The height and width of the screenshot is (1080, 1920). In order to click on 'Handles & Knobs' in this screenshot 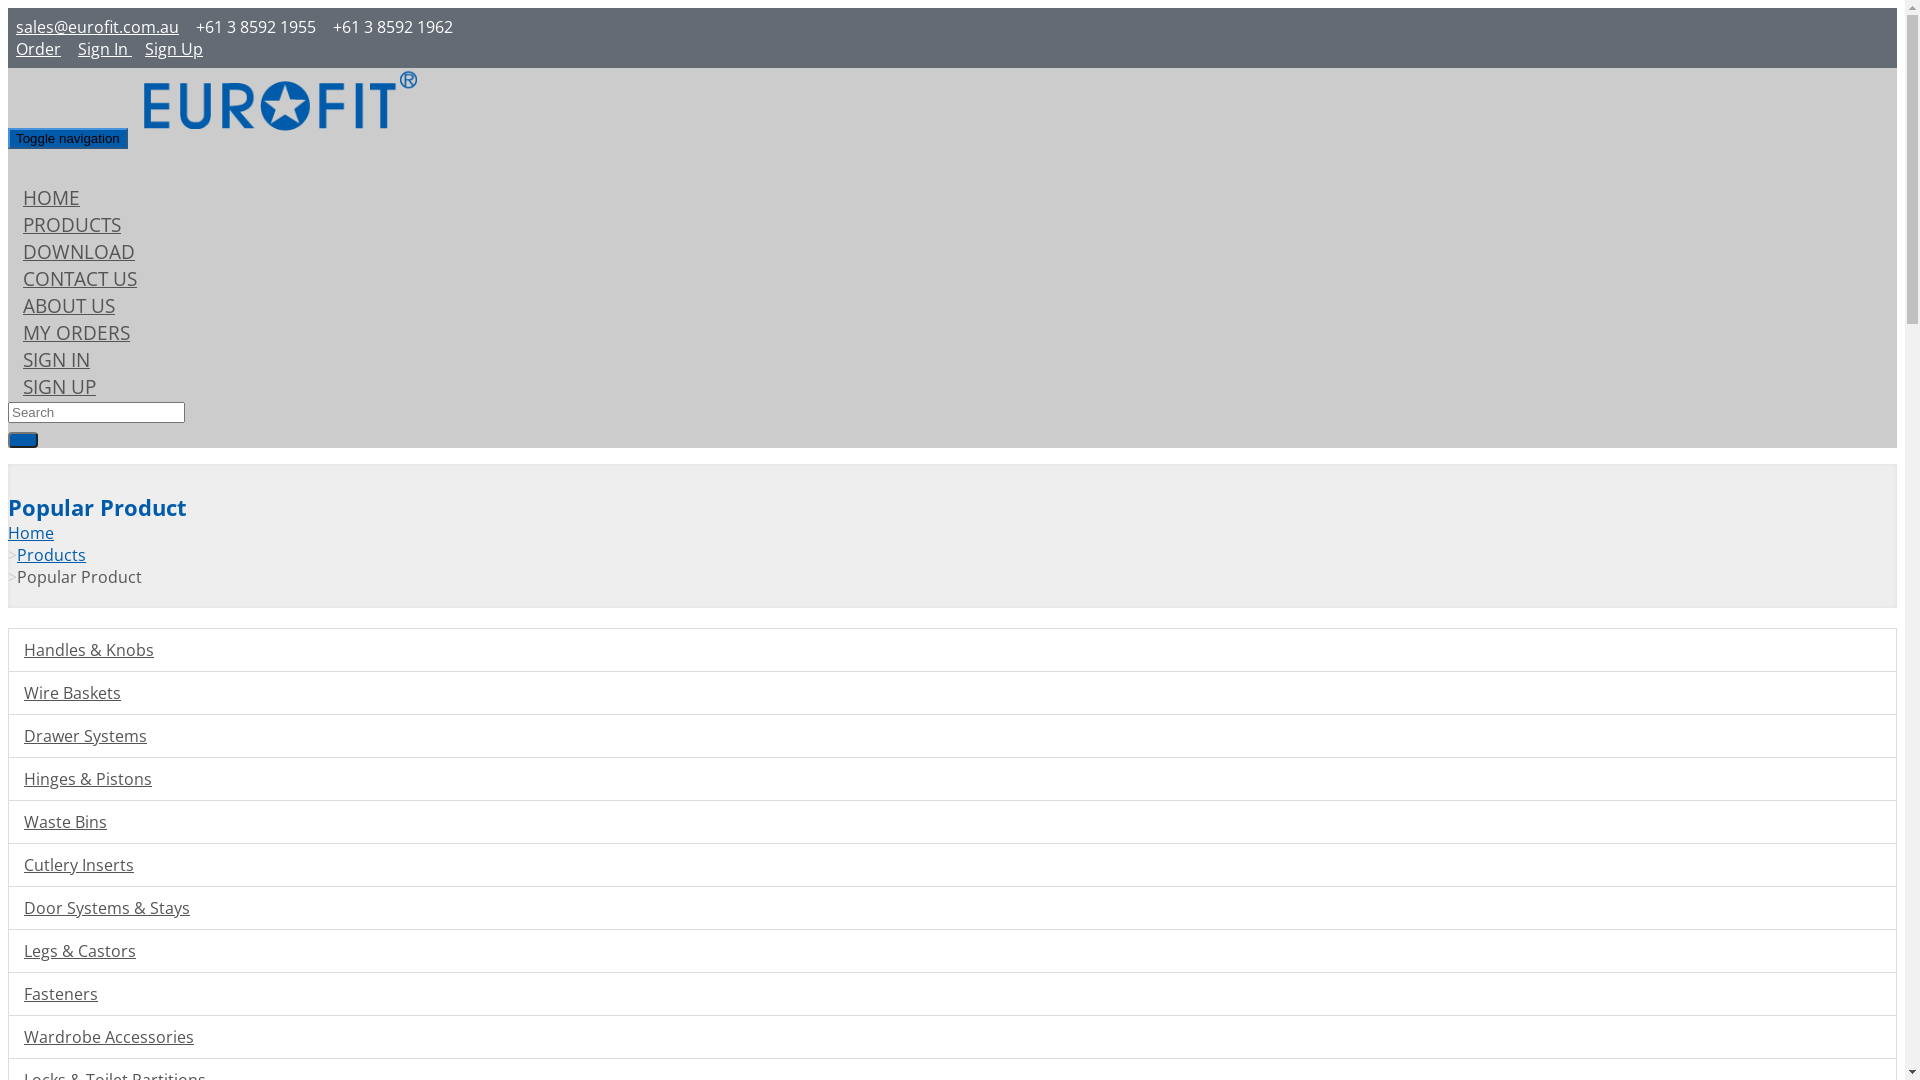, I will do `click(8, 650)`.